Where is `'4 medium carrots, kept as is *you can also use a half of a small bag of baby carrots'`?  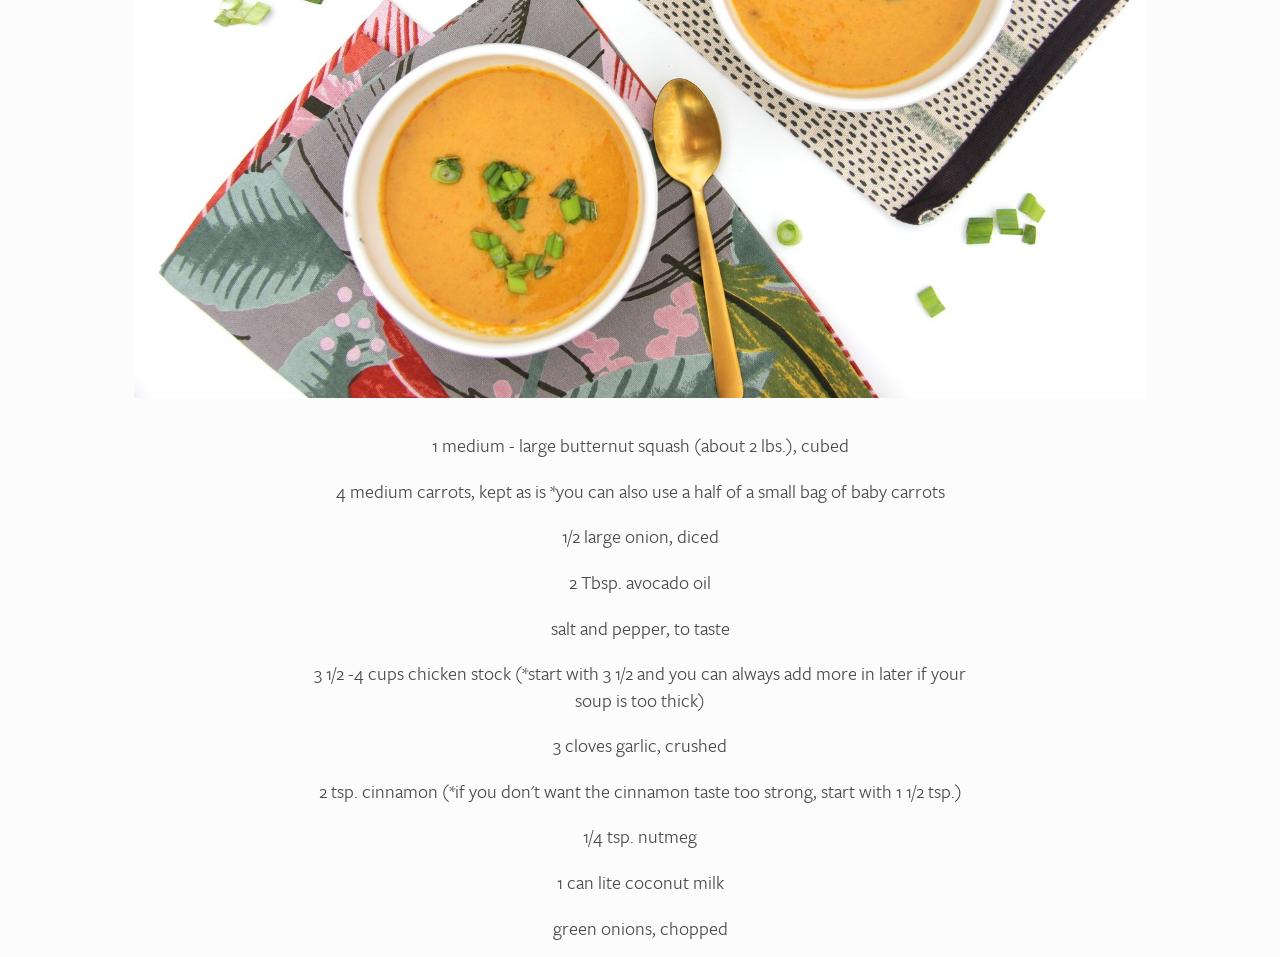
'4 medium carrots, kept as is *you can also use a half of a small bag of baby carrots' is located at coordinates (334, 489).